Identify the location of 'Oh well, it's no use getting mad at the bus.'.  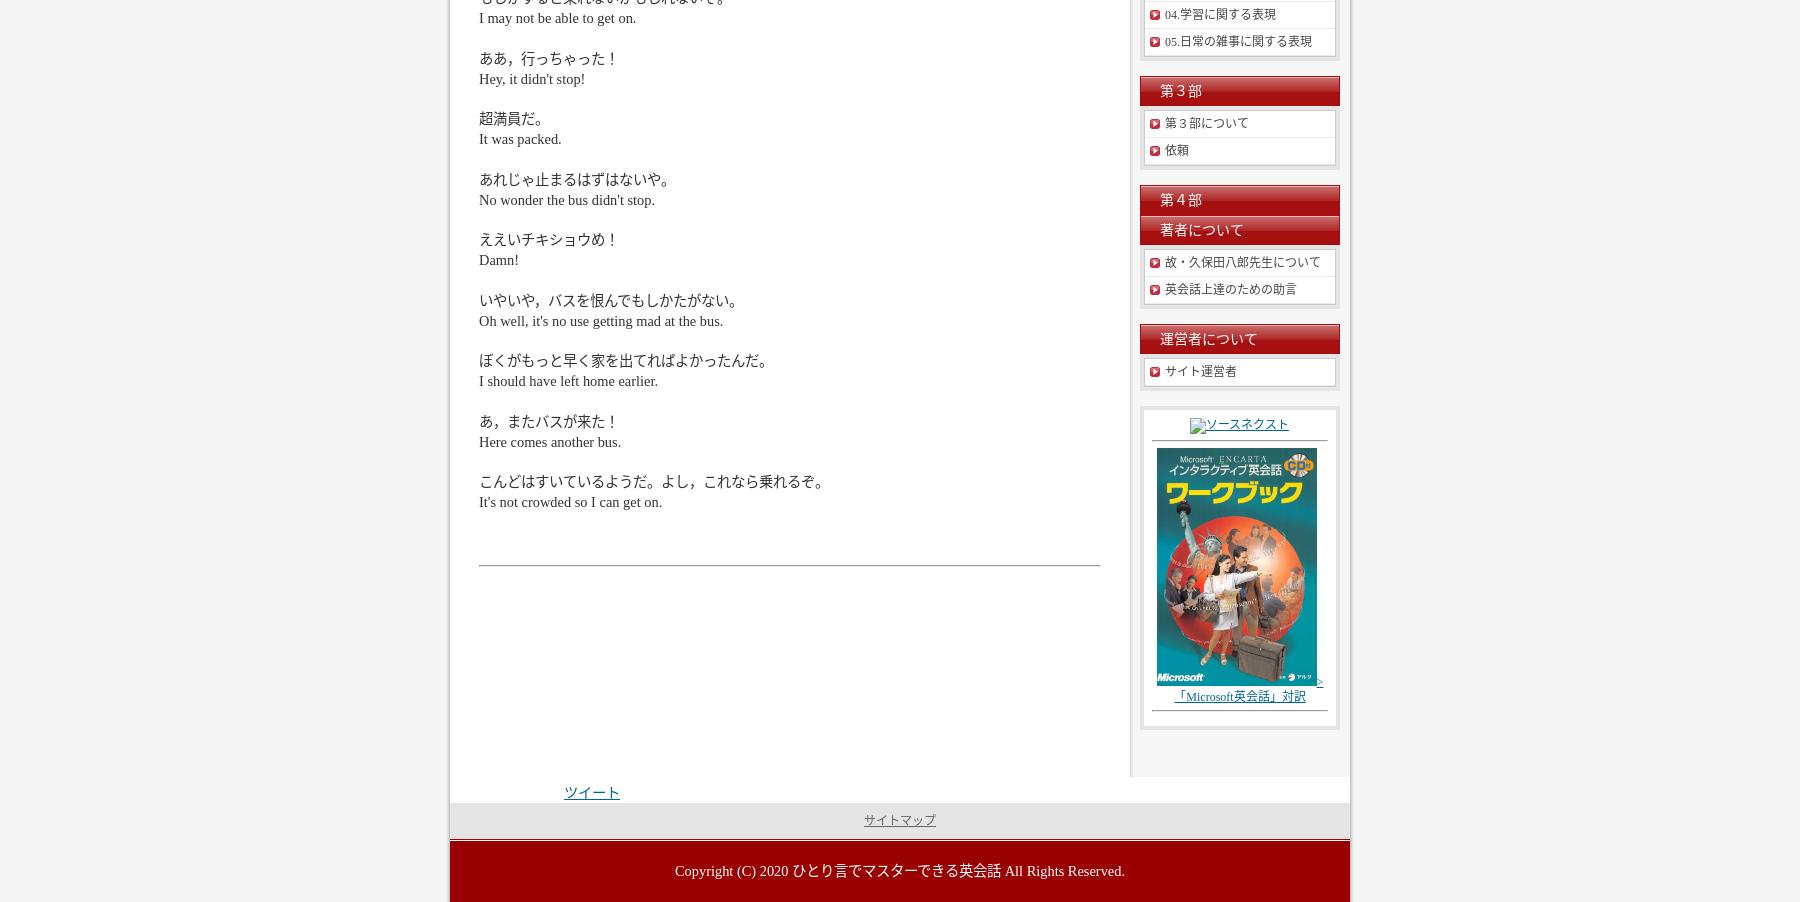
(601, 319).